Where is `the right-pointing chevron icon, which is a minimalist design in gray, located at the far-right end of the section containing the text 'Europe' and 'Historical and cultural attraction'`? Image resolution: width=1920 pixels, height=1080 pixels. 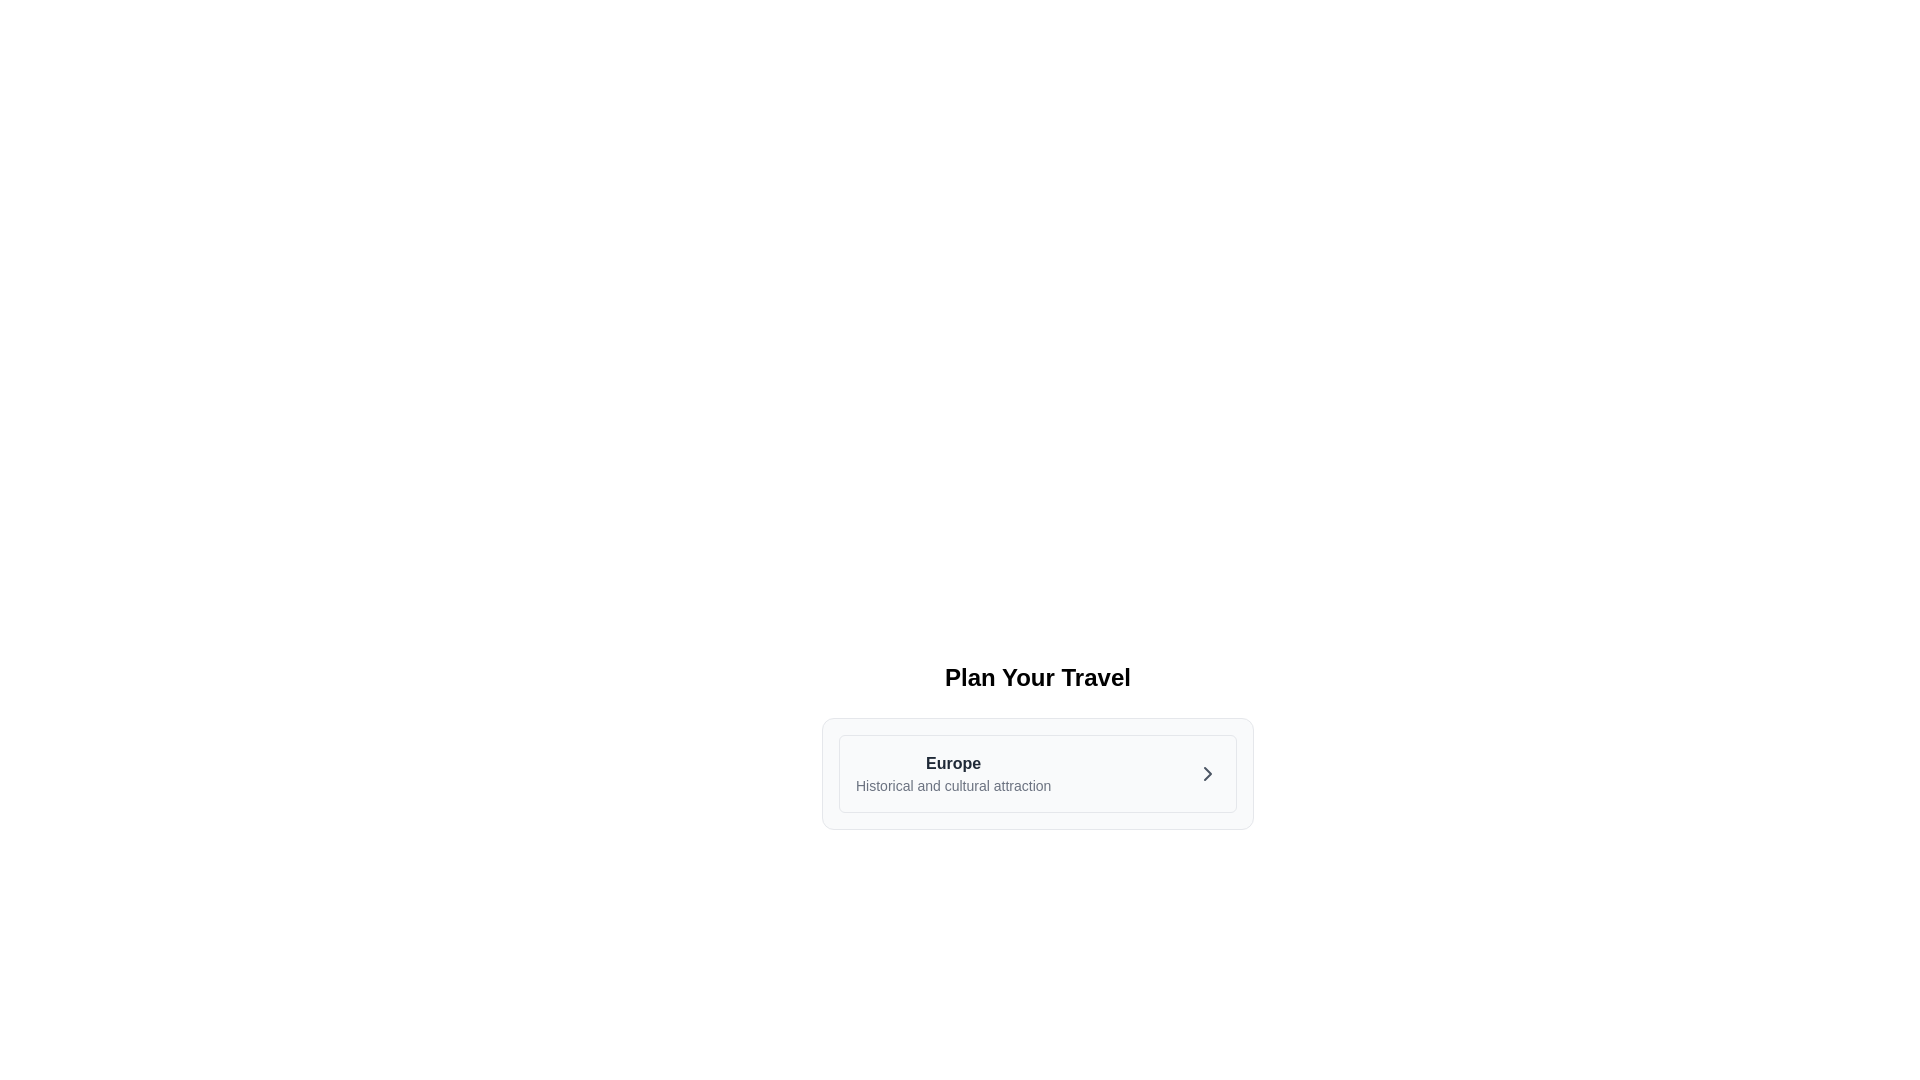
the right-pointing chevron icon, which is a minimalist design in gray, located at the far-right end of the section containing the text 'Europe' and 'Historical and cultural attraction' is located at coordinates (1207, 773).